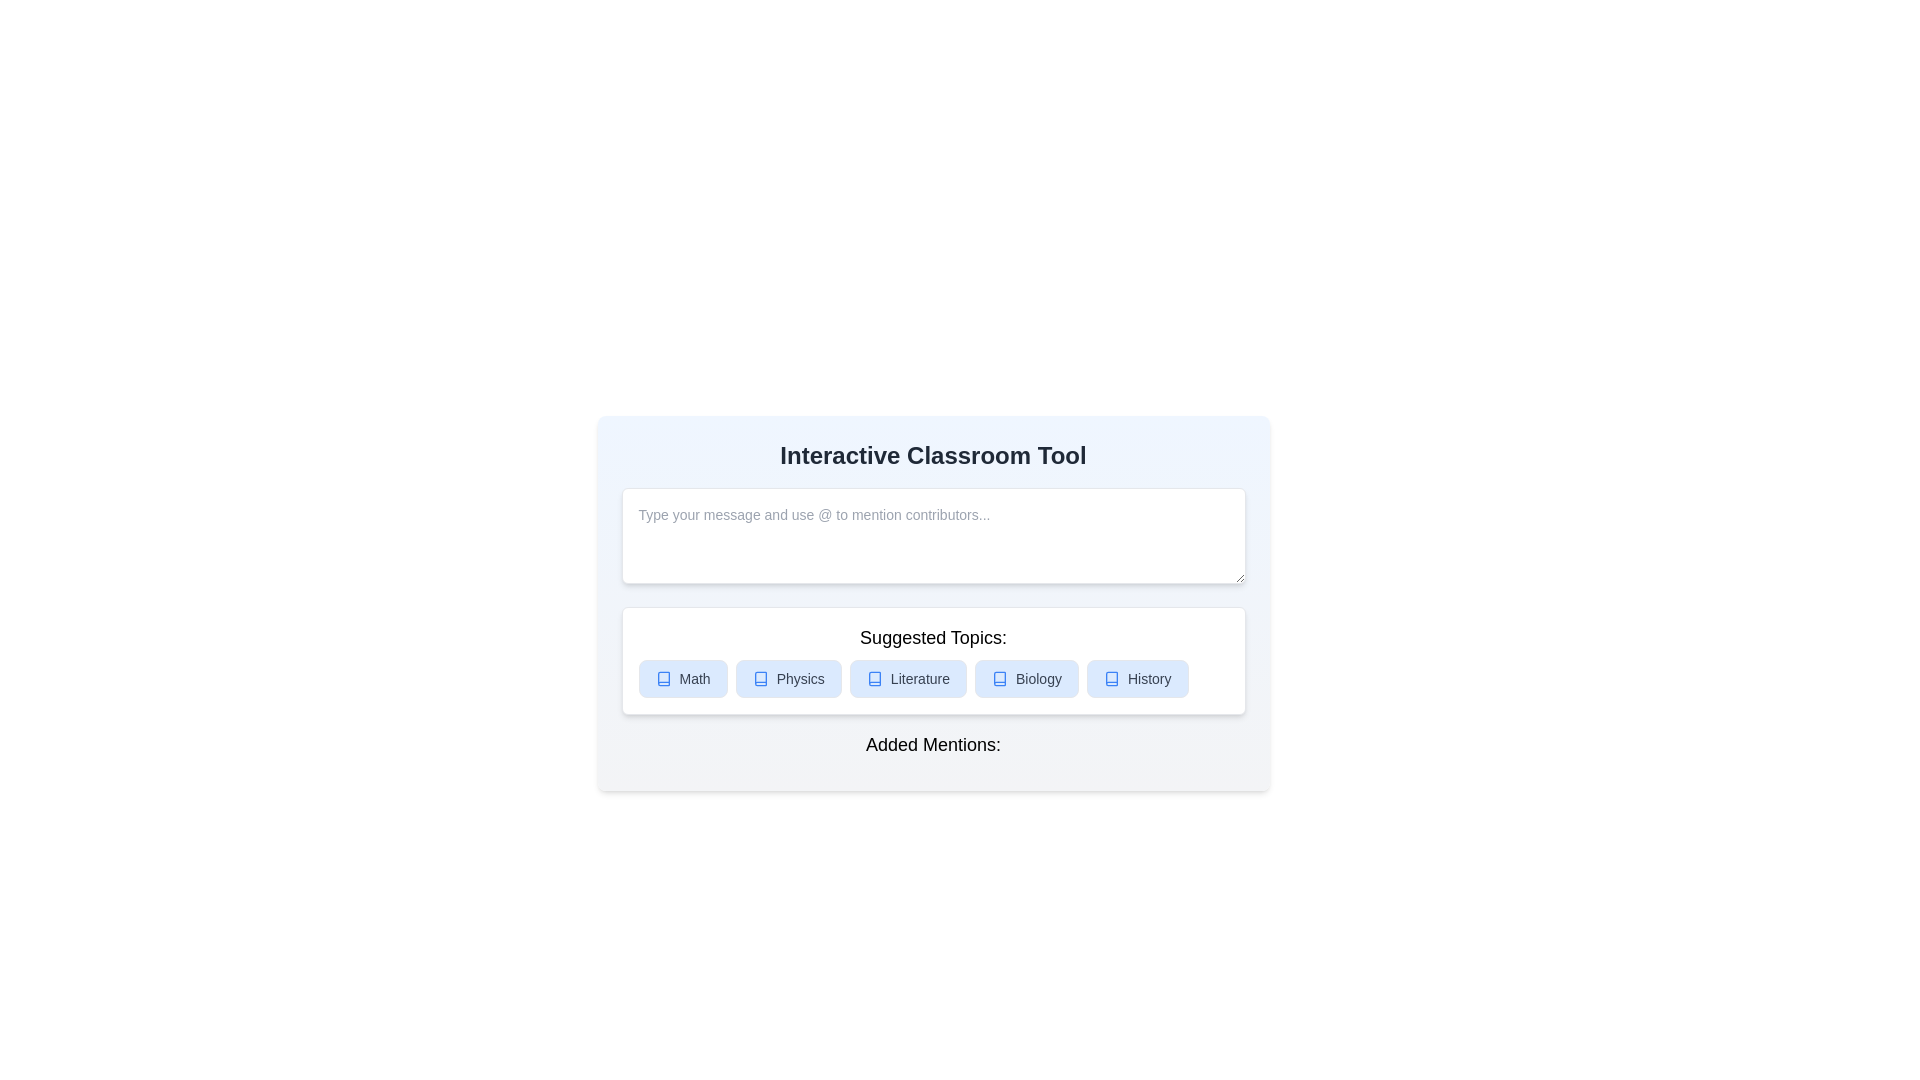 The width and height of the screenshot is (1920, 1080). I want to click on the blue book outline icon located to the left of the 'Literature' button within the 'Suggested Topics' section, so click(874, 677).